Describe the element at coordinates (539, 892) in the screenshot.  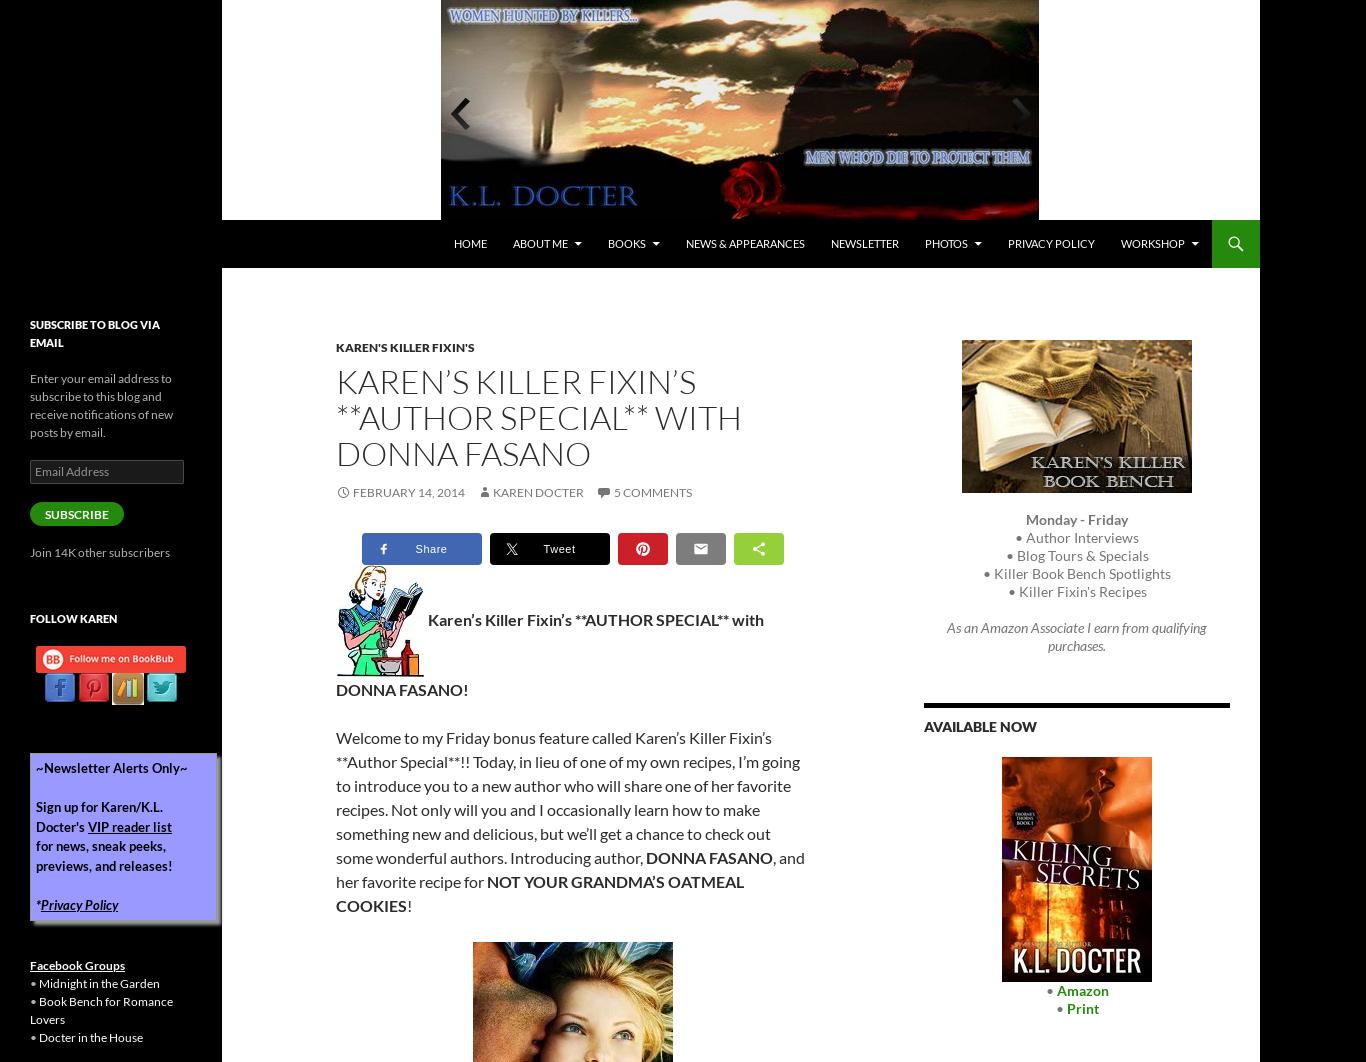
I see `'NOT YOUR GRANDMA’S OATMEAL COOKIES'` at that location.